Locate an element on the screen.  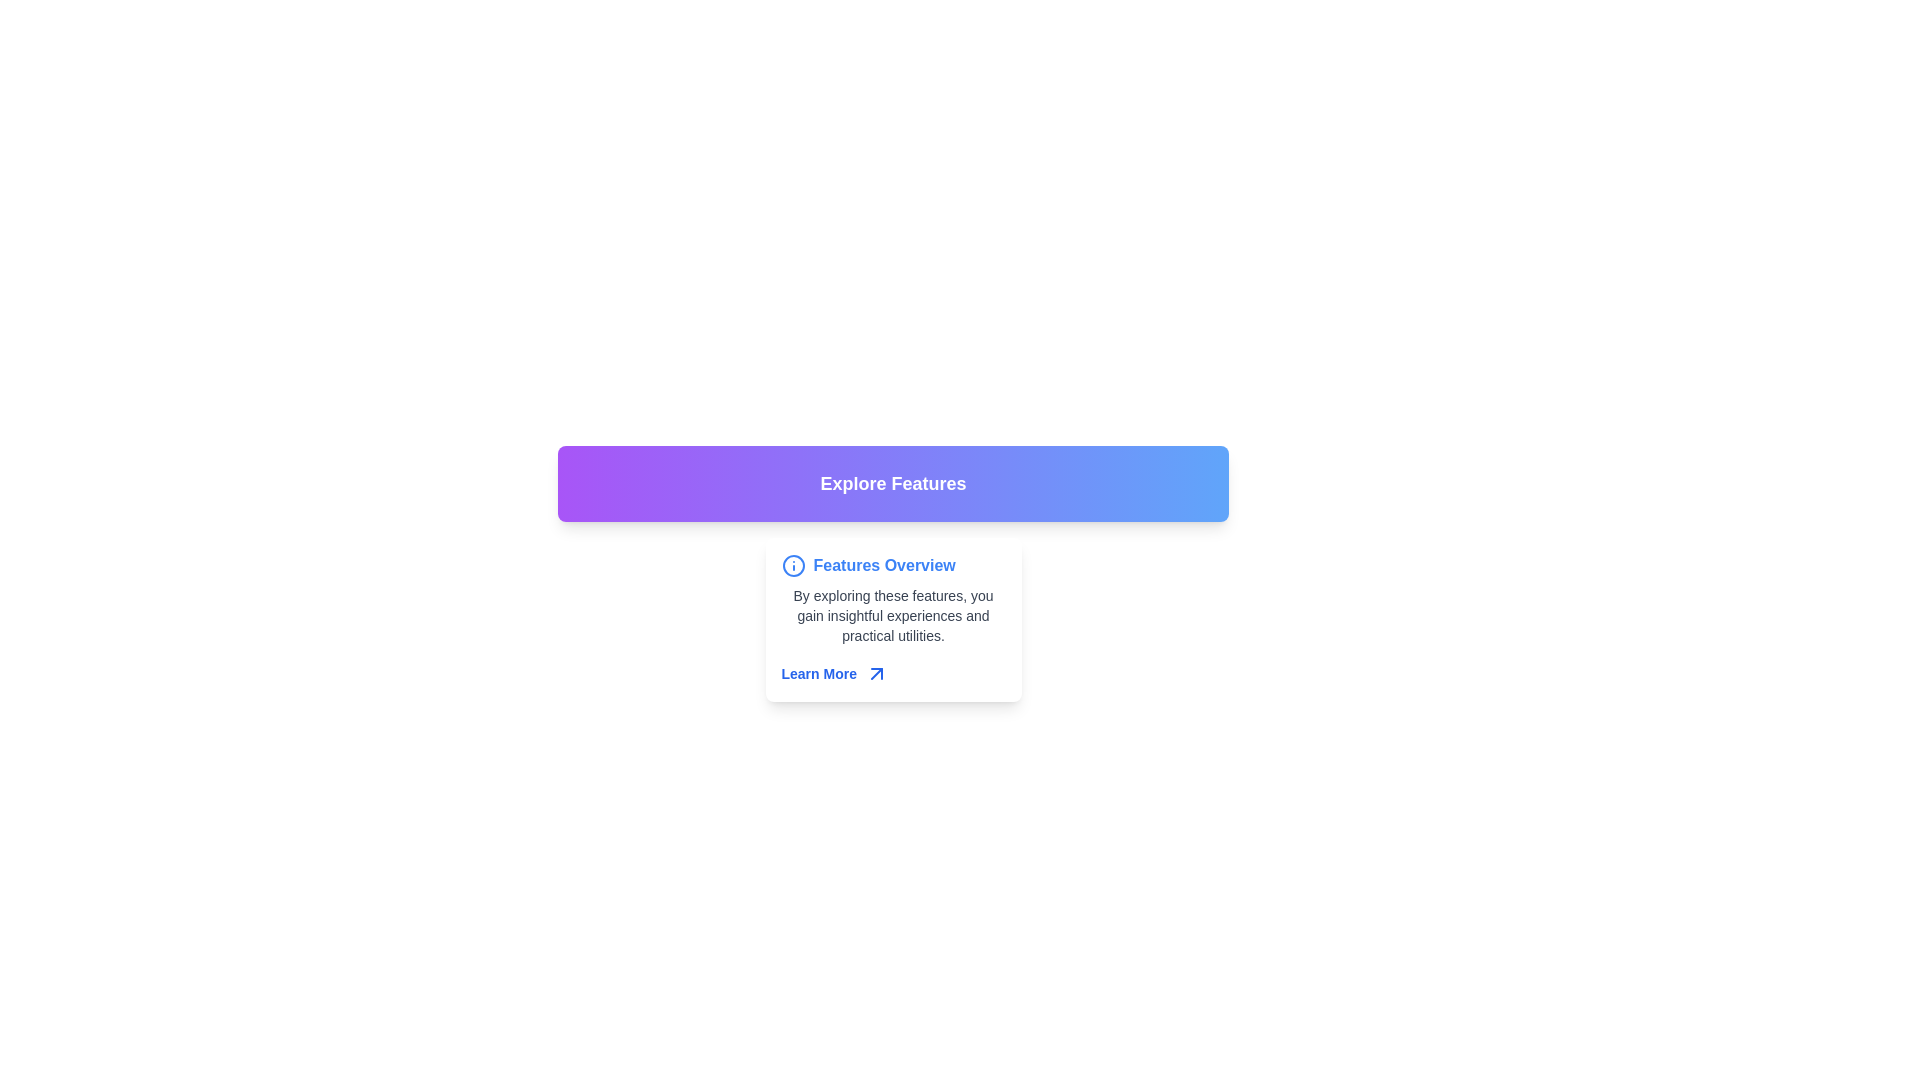
the decorative SVG circle element located in the upper-left corner of the card above the text 'Features Overview' is located at coordinates (792, 566).